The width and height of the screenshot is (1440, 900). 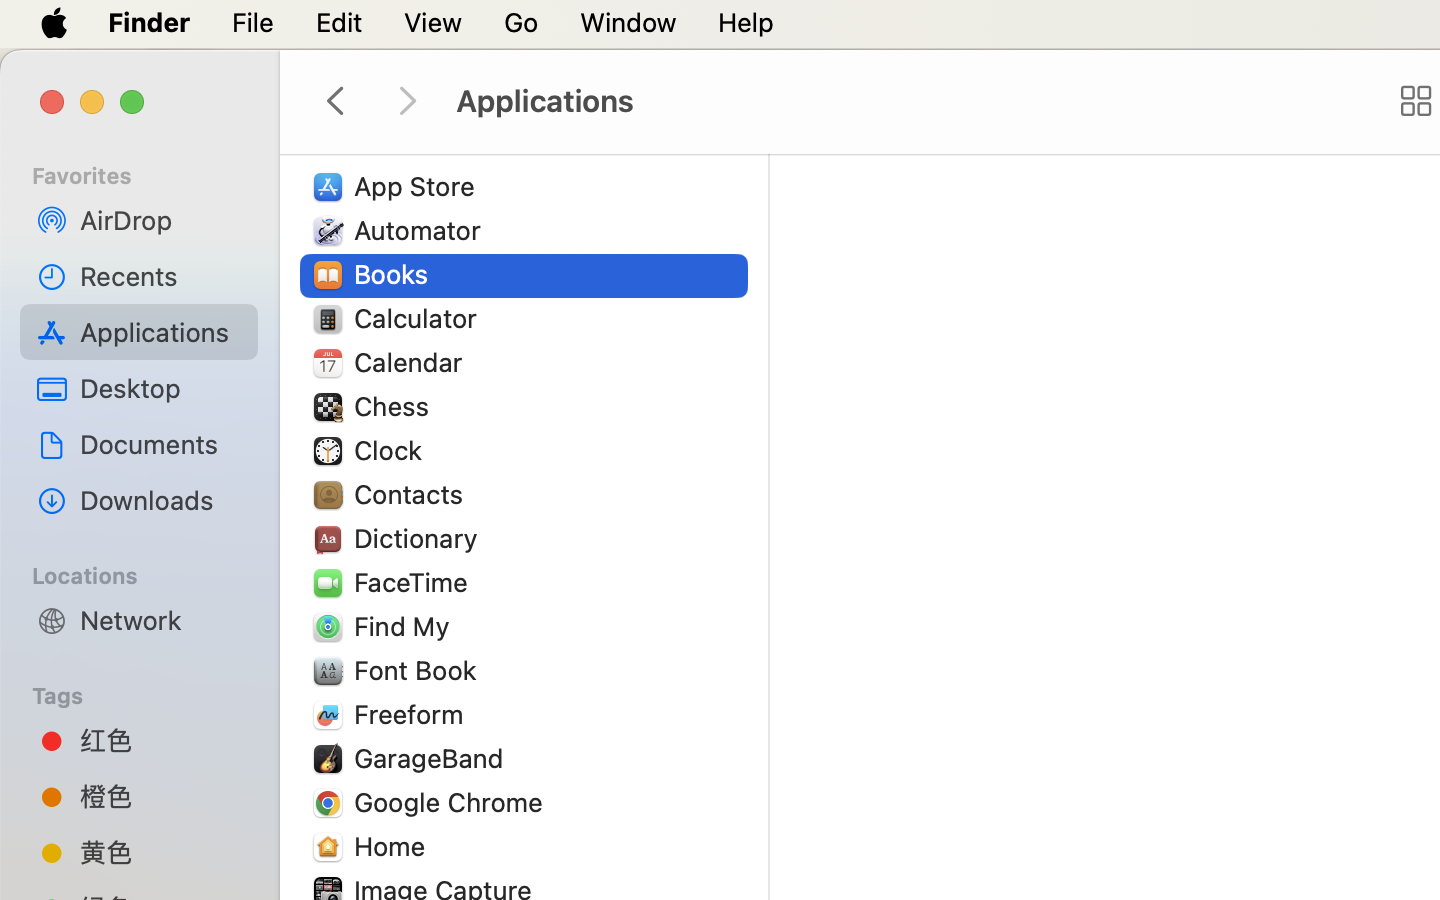 I want to click on 'Google Chrome', so click(x=453, y=801).